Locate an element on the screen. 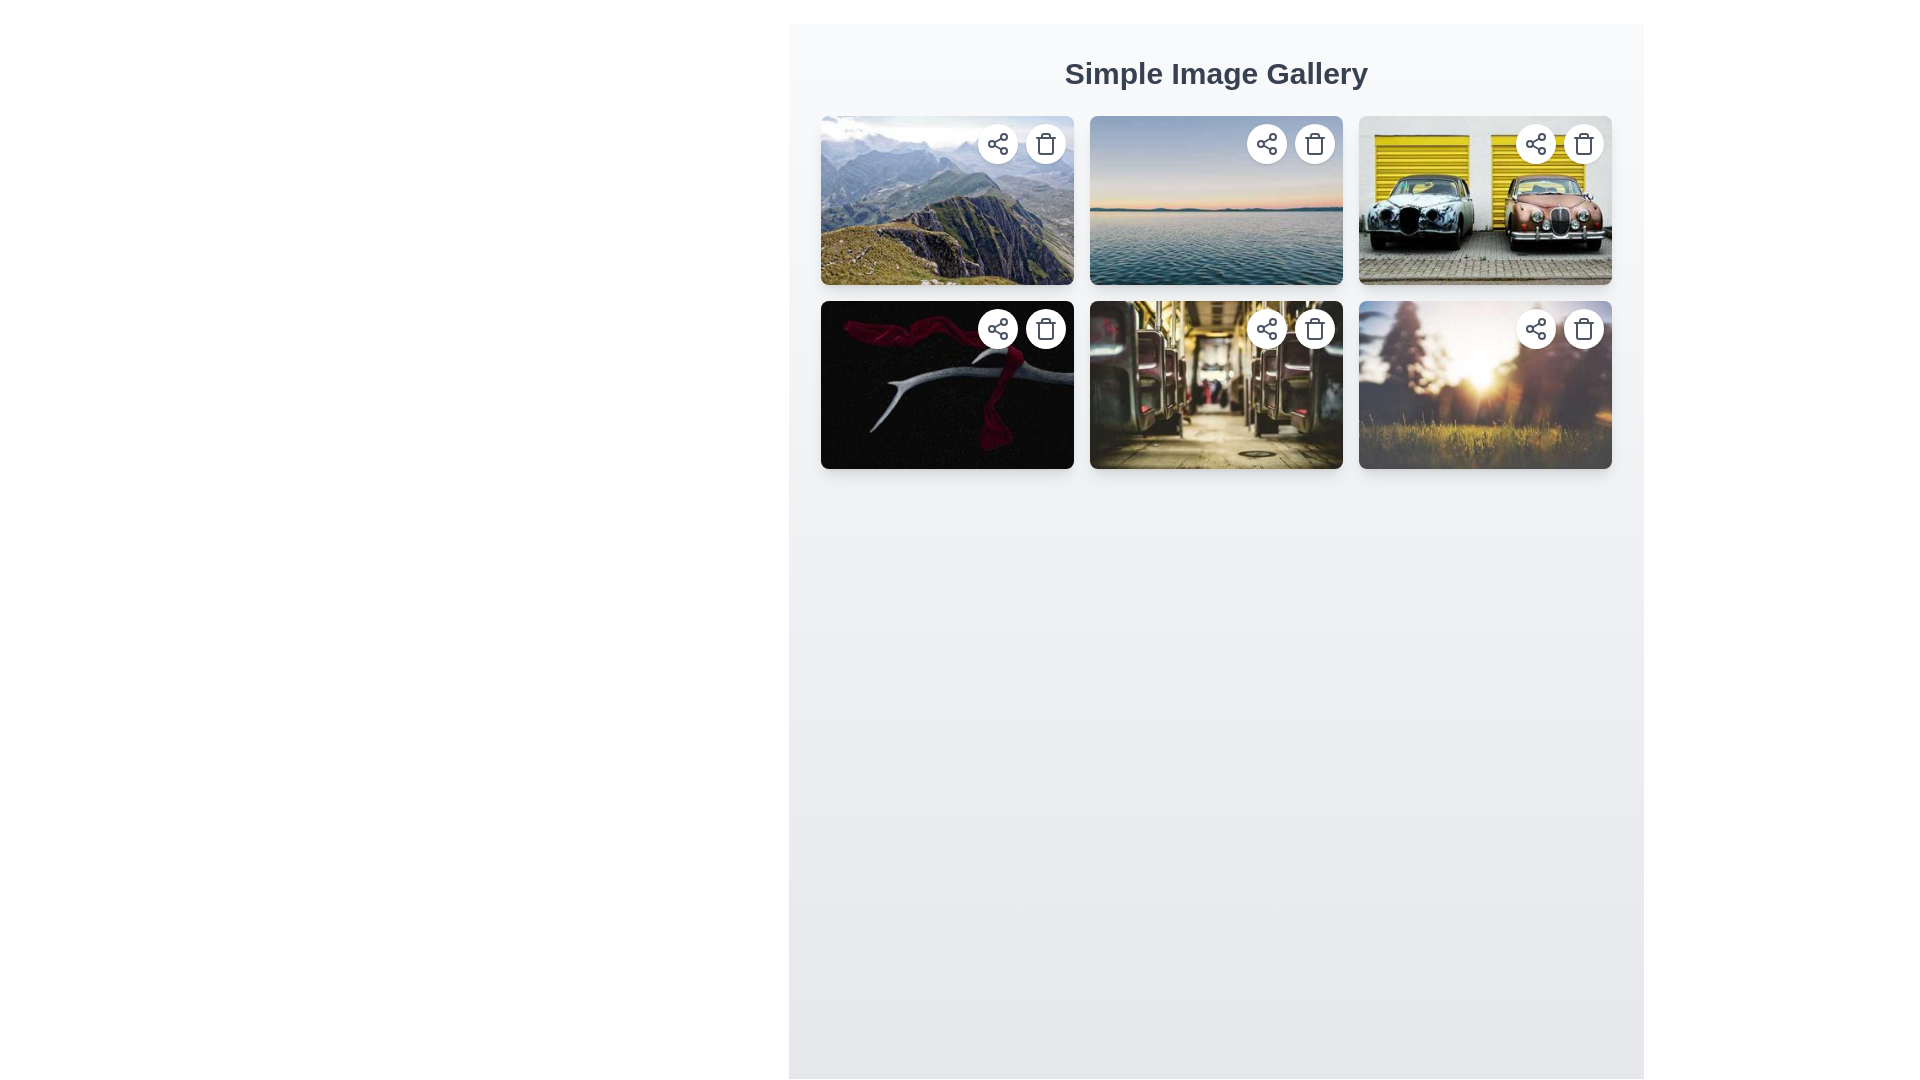  the share button located in the top-right corner of the fourth image in the second row of the gallery grid is located at coordinates (1535, 326).